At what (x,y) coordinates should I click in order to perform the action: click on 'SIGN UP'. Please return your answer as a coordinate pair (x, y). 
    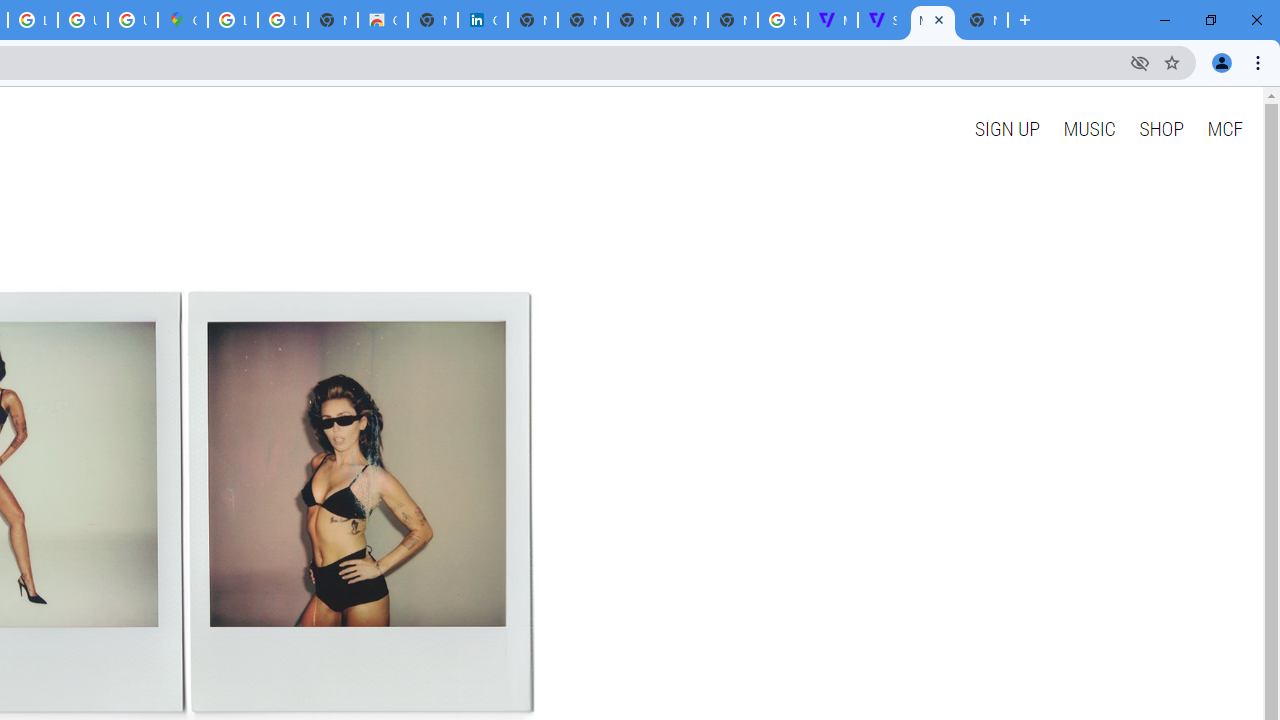
    Looking at the image, I should click on (1006, 128).